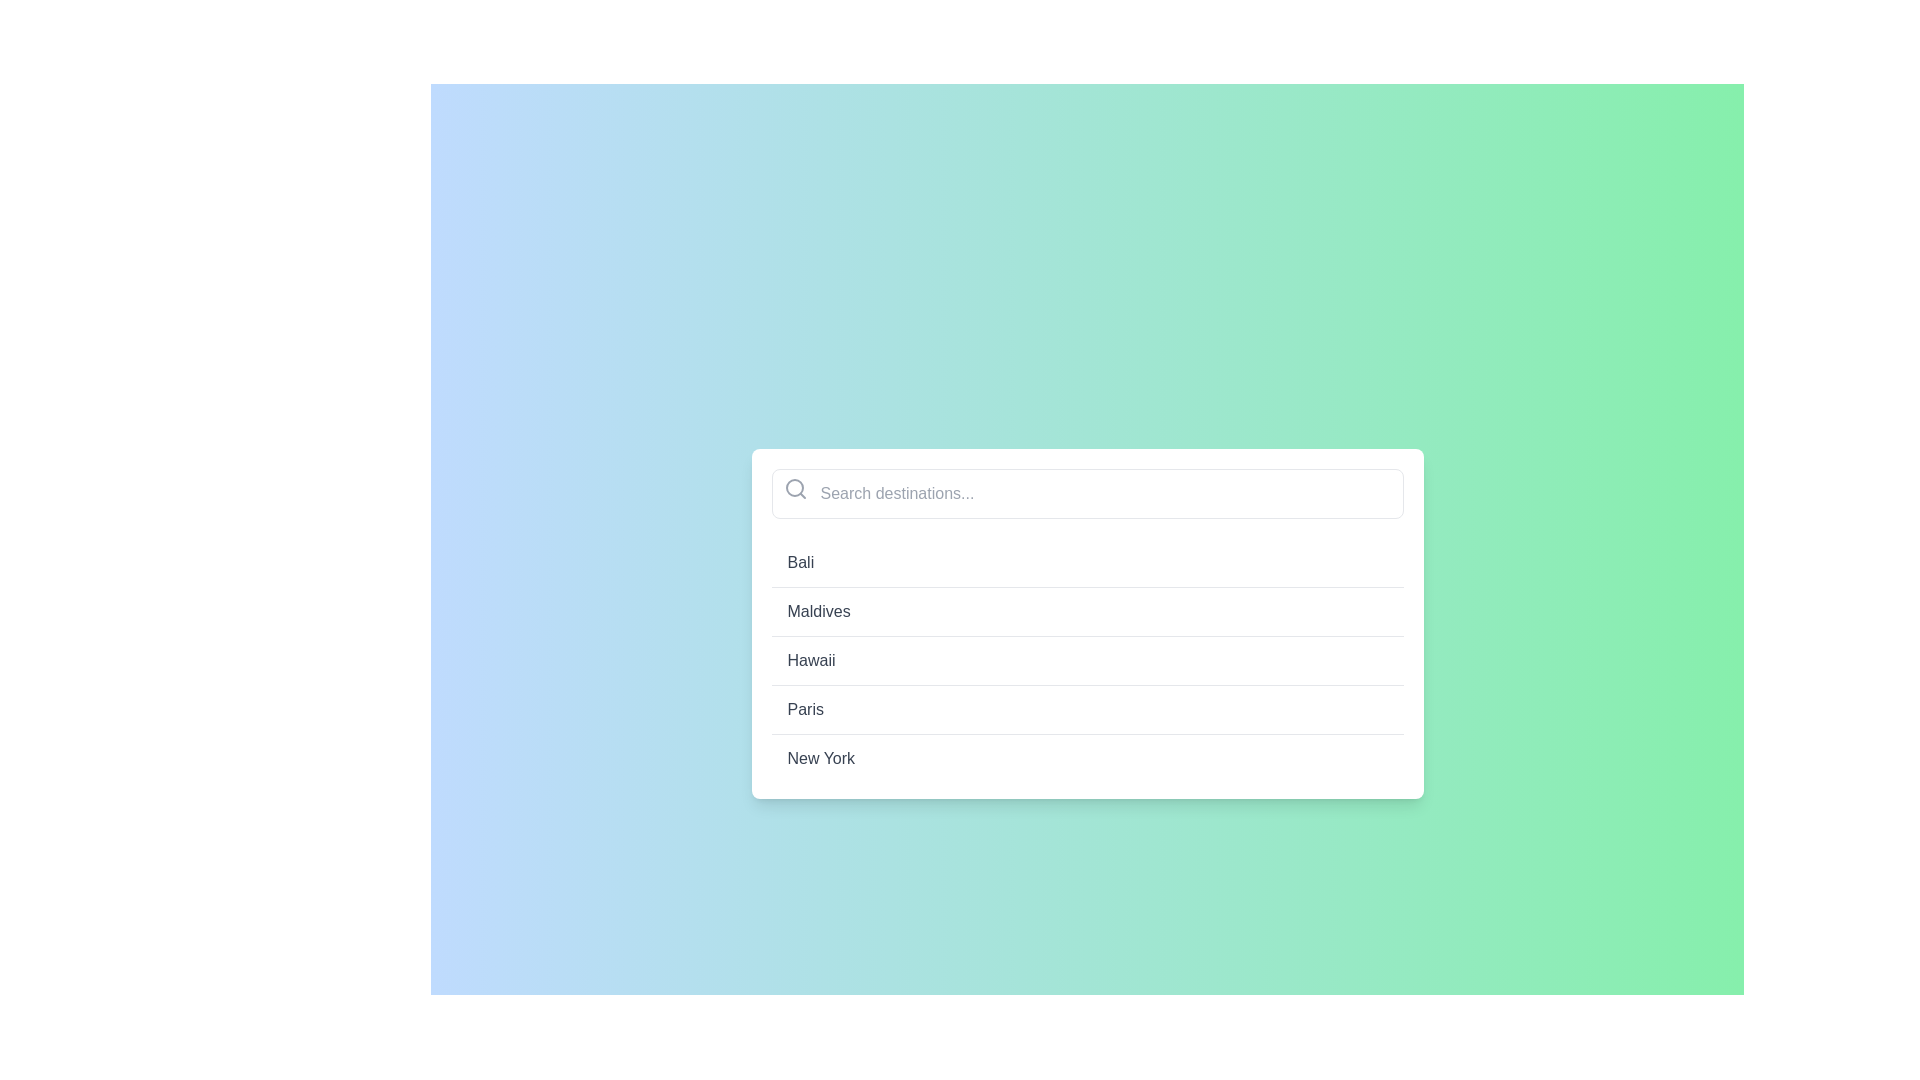 This screenshot has height=1080, width=1920. What do you see at coordinates (793, 488) in the screenshot?
I see `the decorative circular element within the search icon located in the top-left corner of the input box` at bounding box center [793, 488].